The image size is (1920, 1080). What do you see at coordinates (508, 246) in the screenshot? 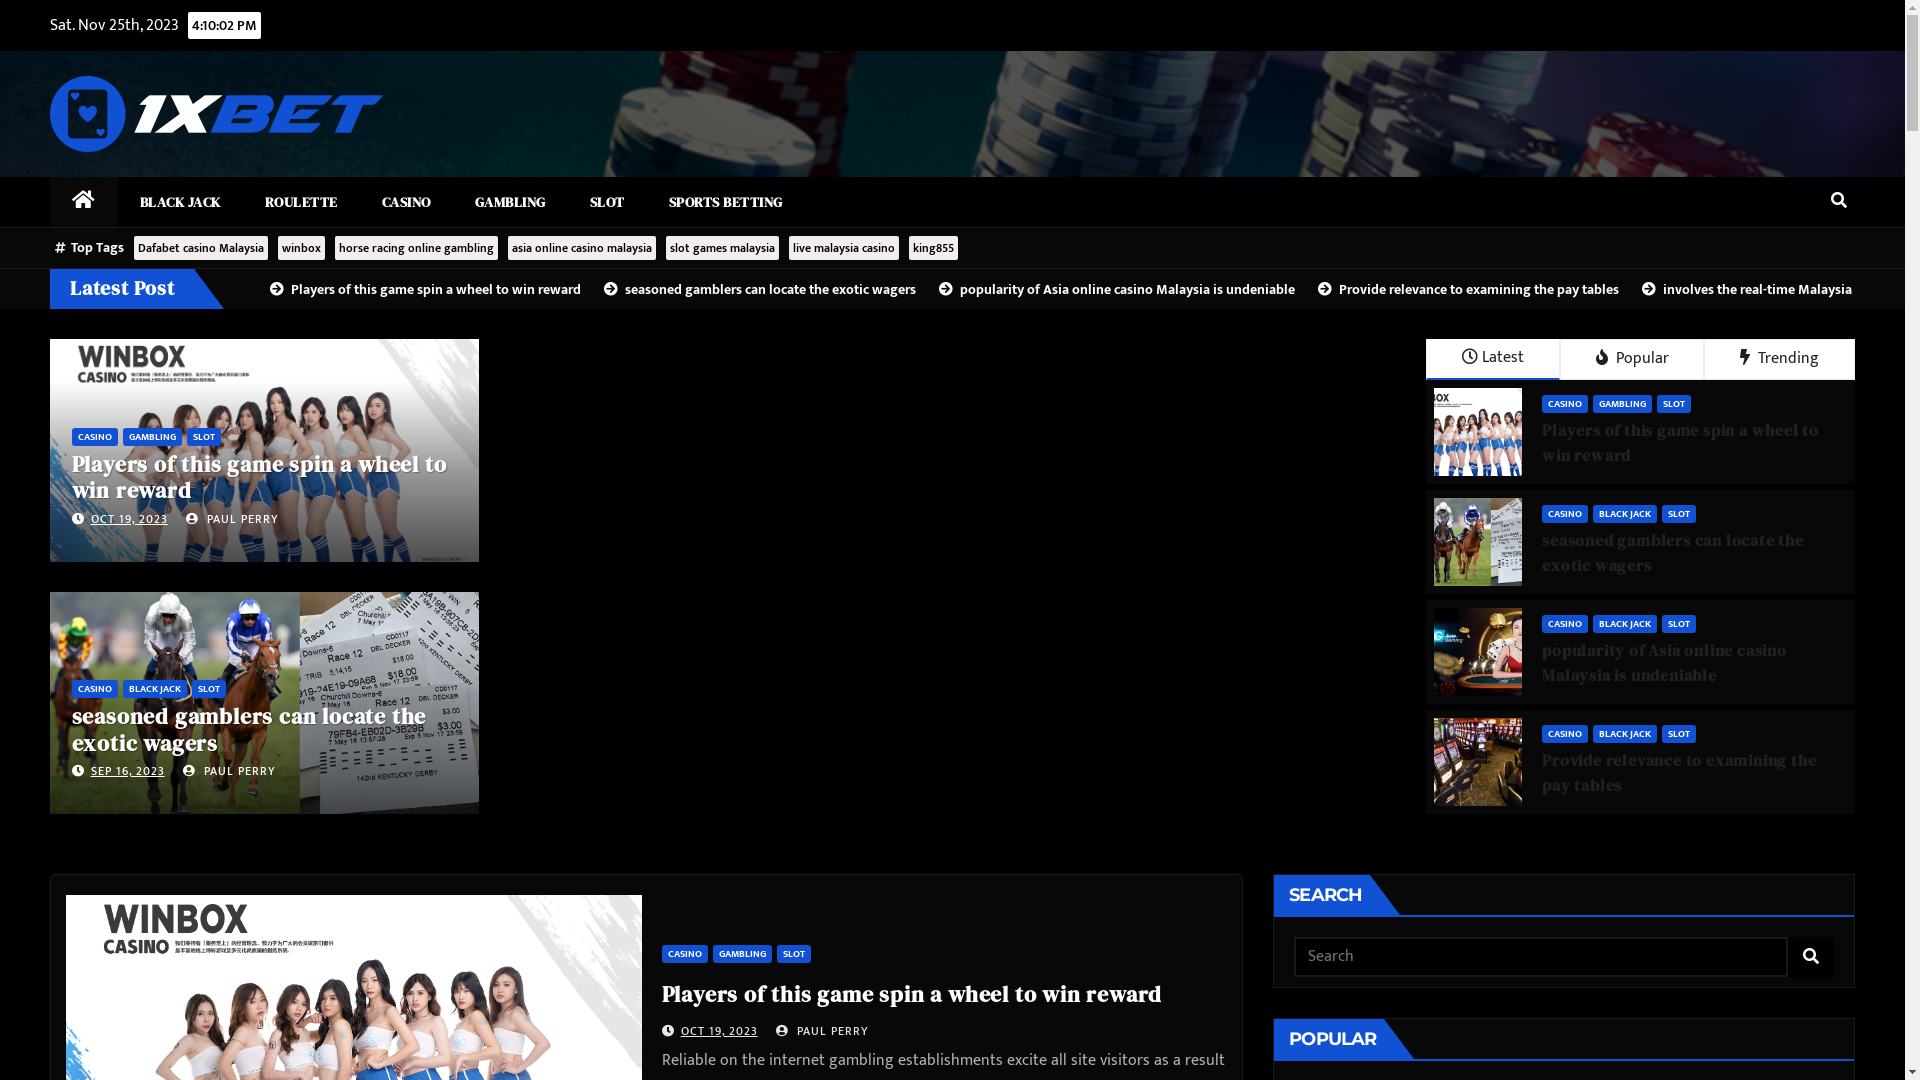
I see `'asia online casino malaysia'` at bounding box center [508, 246].